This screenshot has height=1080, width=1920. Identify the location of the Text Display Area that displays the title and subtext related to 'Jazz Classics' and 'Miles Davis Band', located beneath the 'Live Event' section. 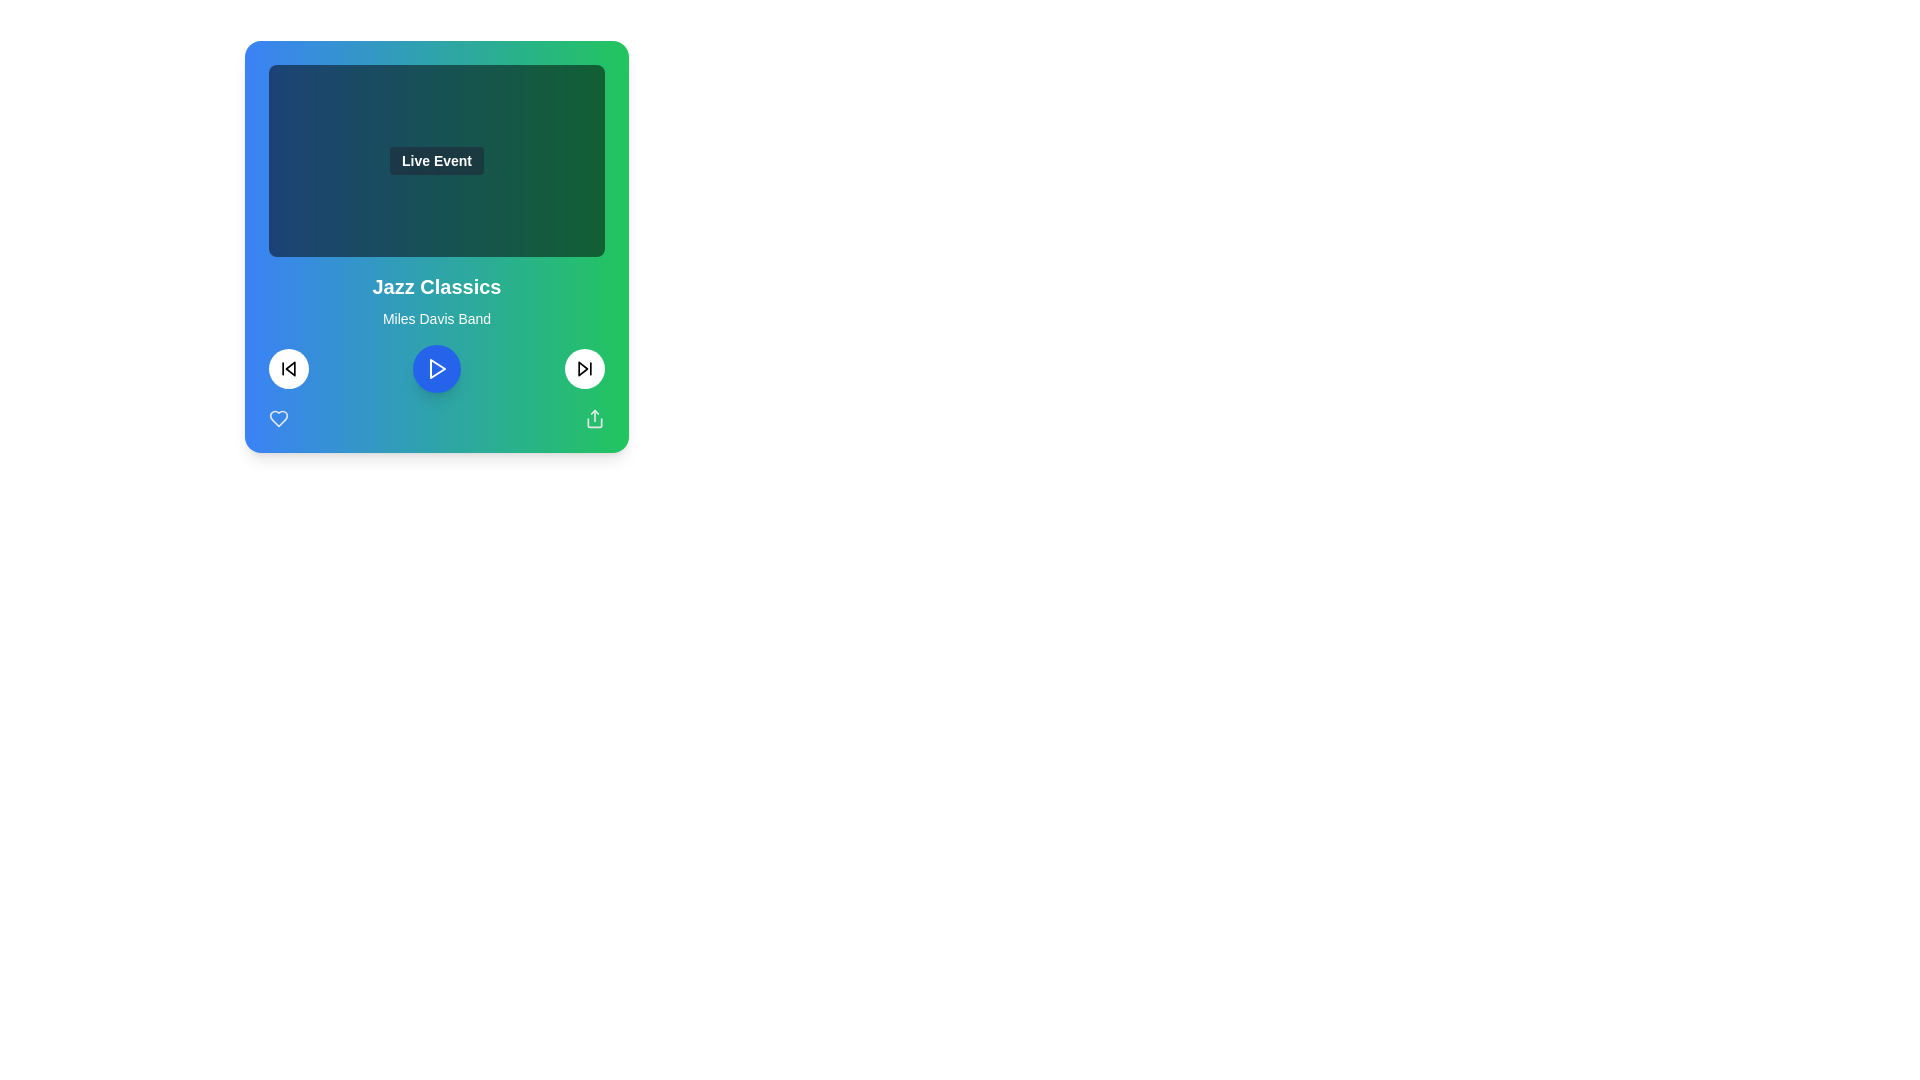
(435, 300).